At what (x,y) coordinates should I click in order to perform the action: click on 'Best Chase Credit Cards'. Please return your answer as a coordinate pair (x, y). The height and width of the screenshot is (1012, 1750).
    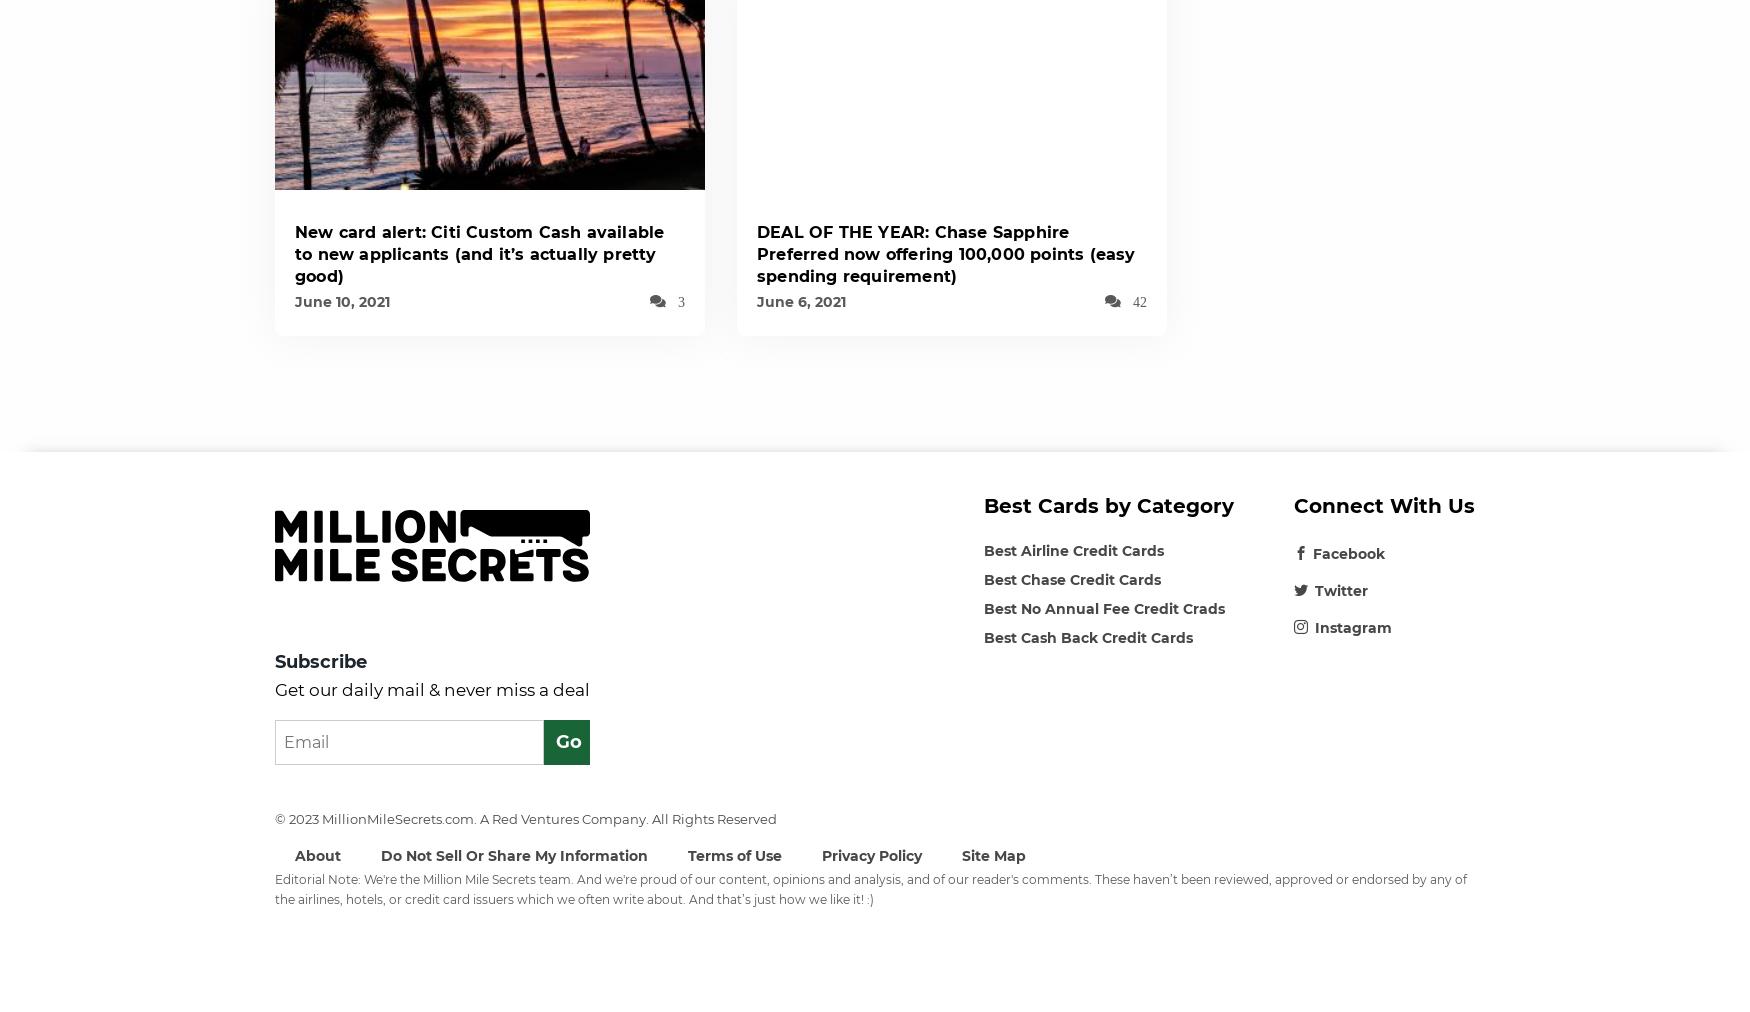
    Looking at the image, I should click on (1072, 578).